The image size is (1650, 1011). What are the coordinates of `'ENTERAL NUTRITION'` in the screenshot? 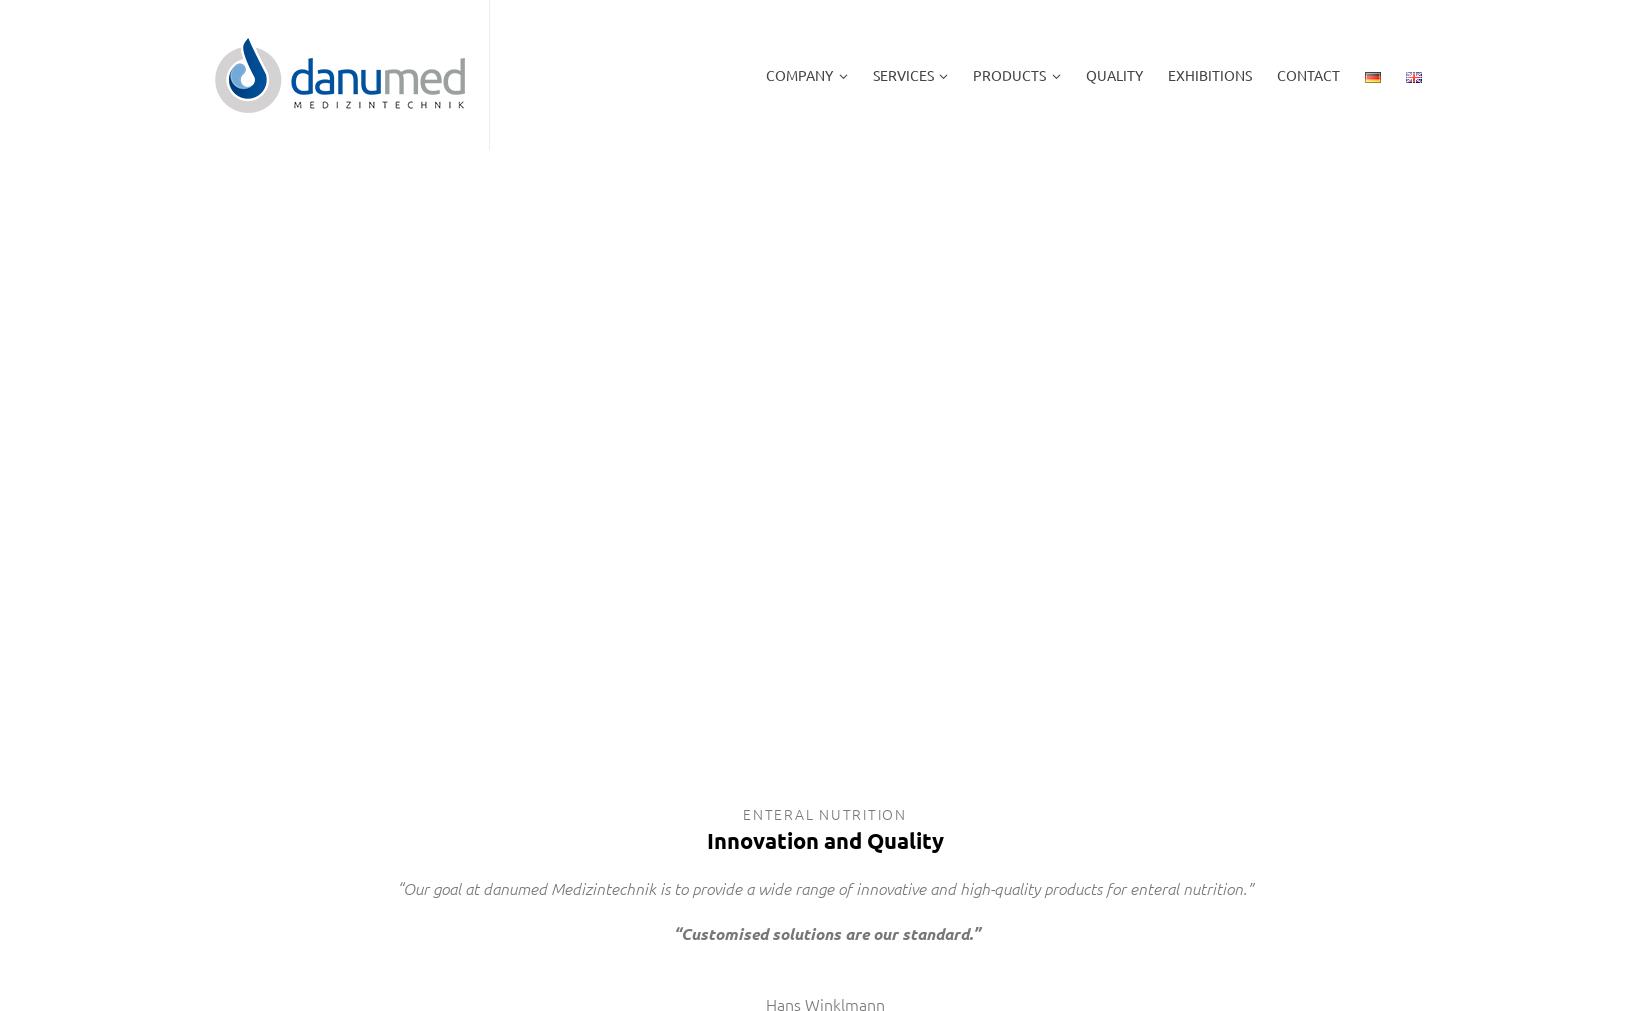 It's located at (741, 812).